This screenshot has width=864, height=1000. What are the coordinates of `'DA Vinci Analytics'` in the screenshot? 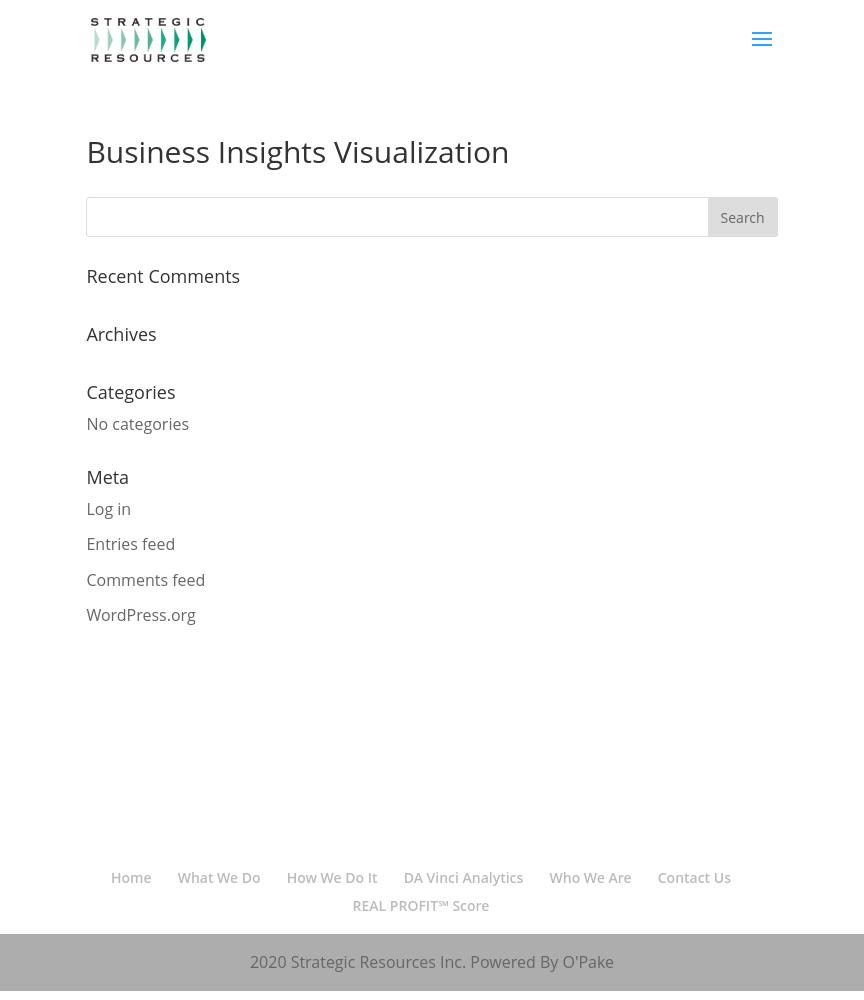 It's located at (401, 877).